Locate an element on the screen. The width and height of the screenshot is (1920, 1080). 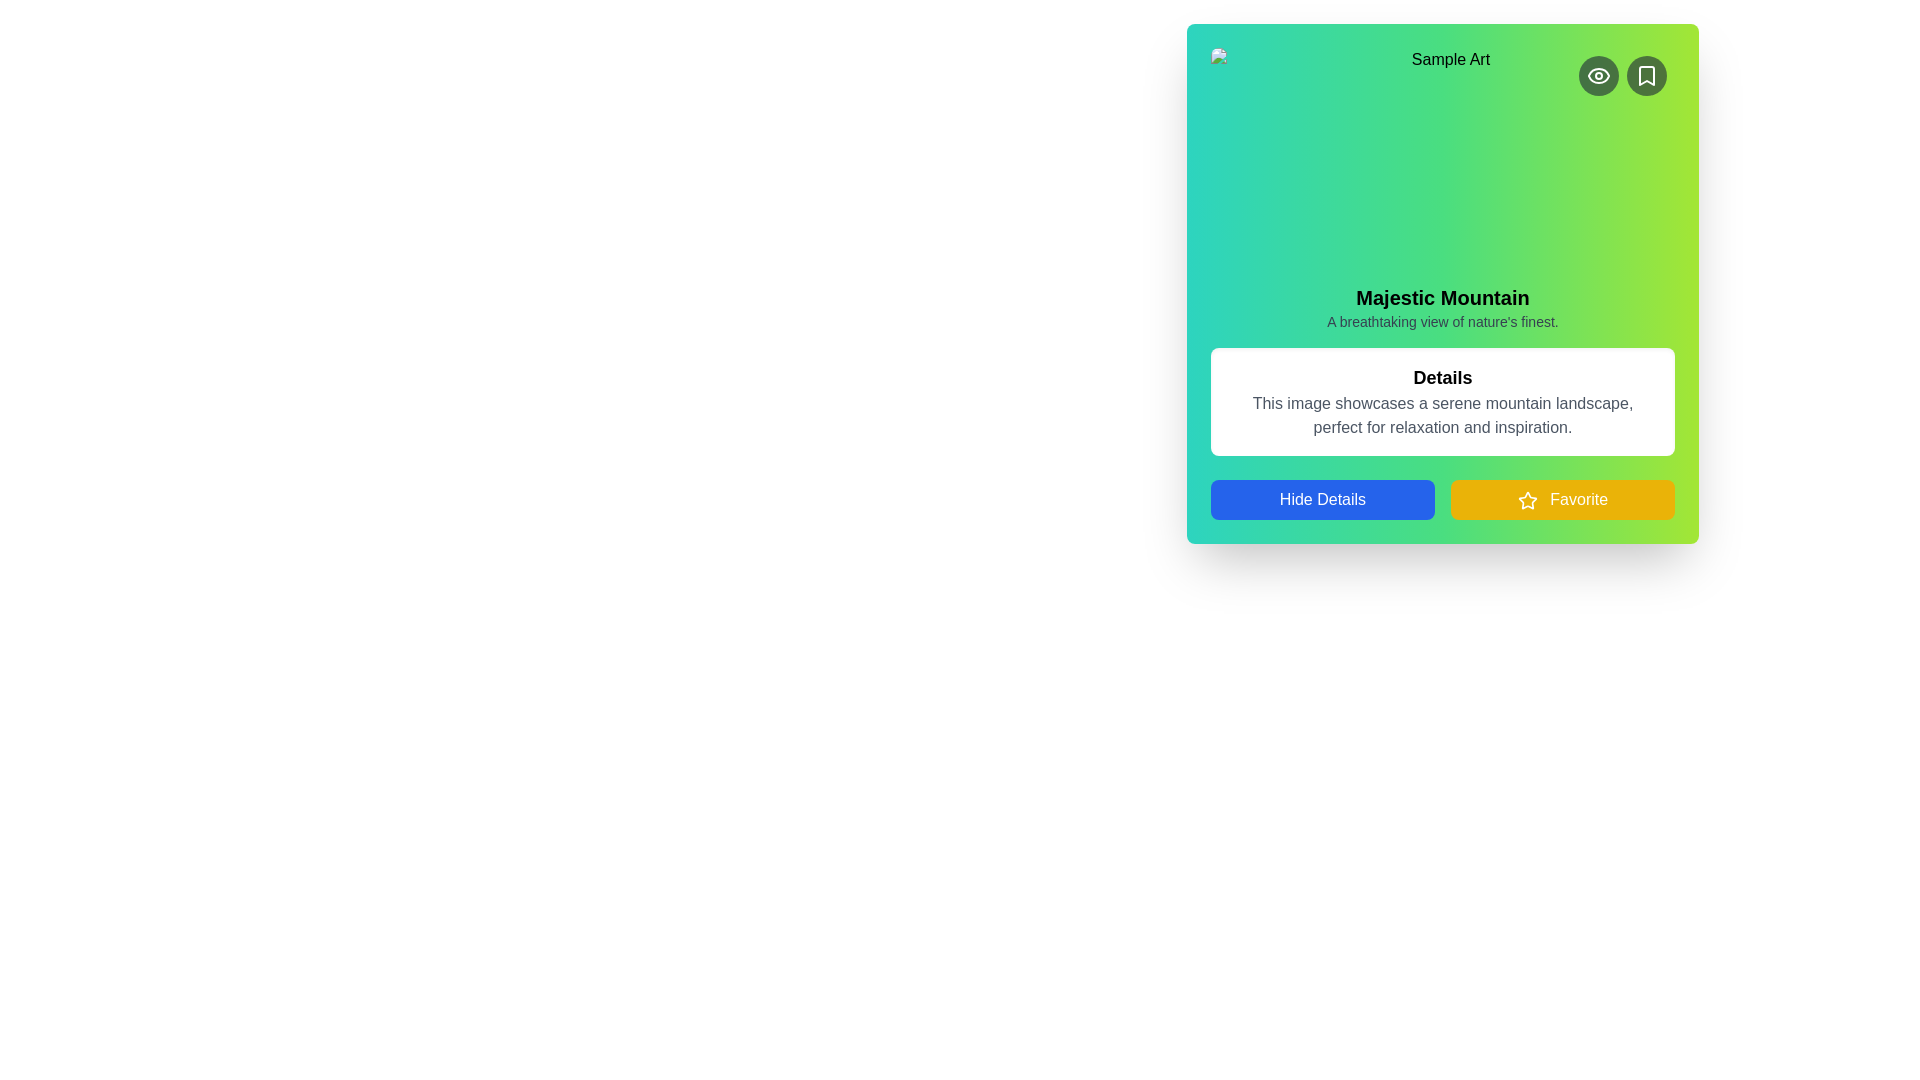
the descriptive text label that provides additional context about 'Majestic Mountain', which is positioned directly below the title text is located at coordinates (1443, 320).